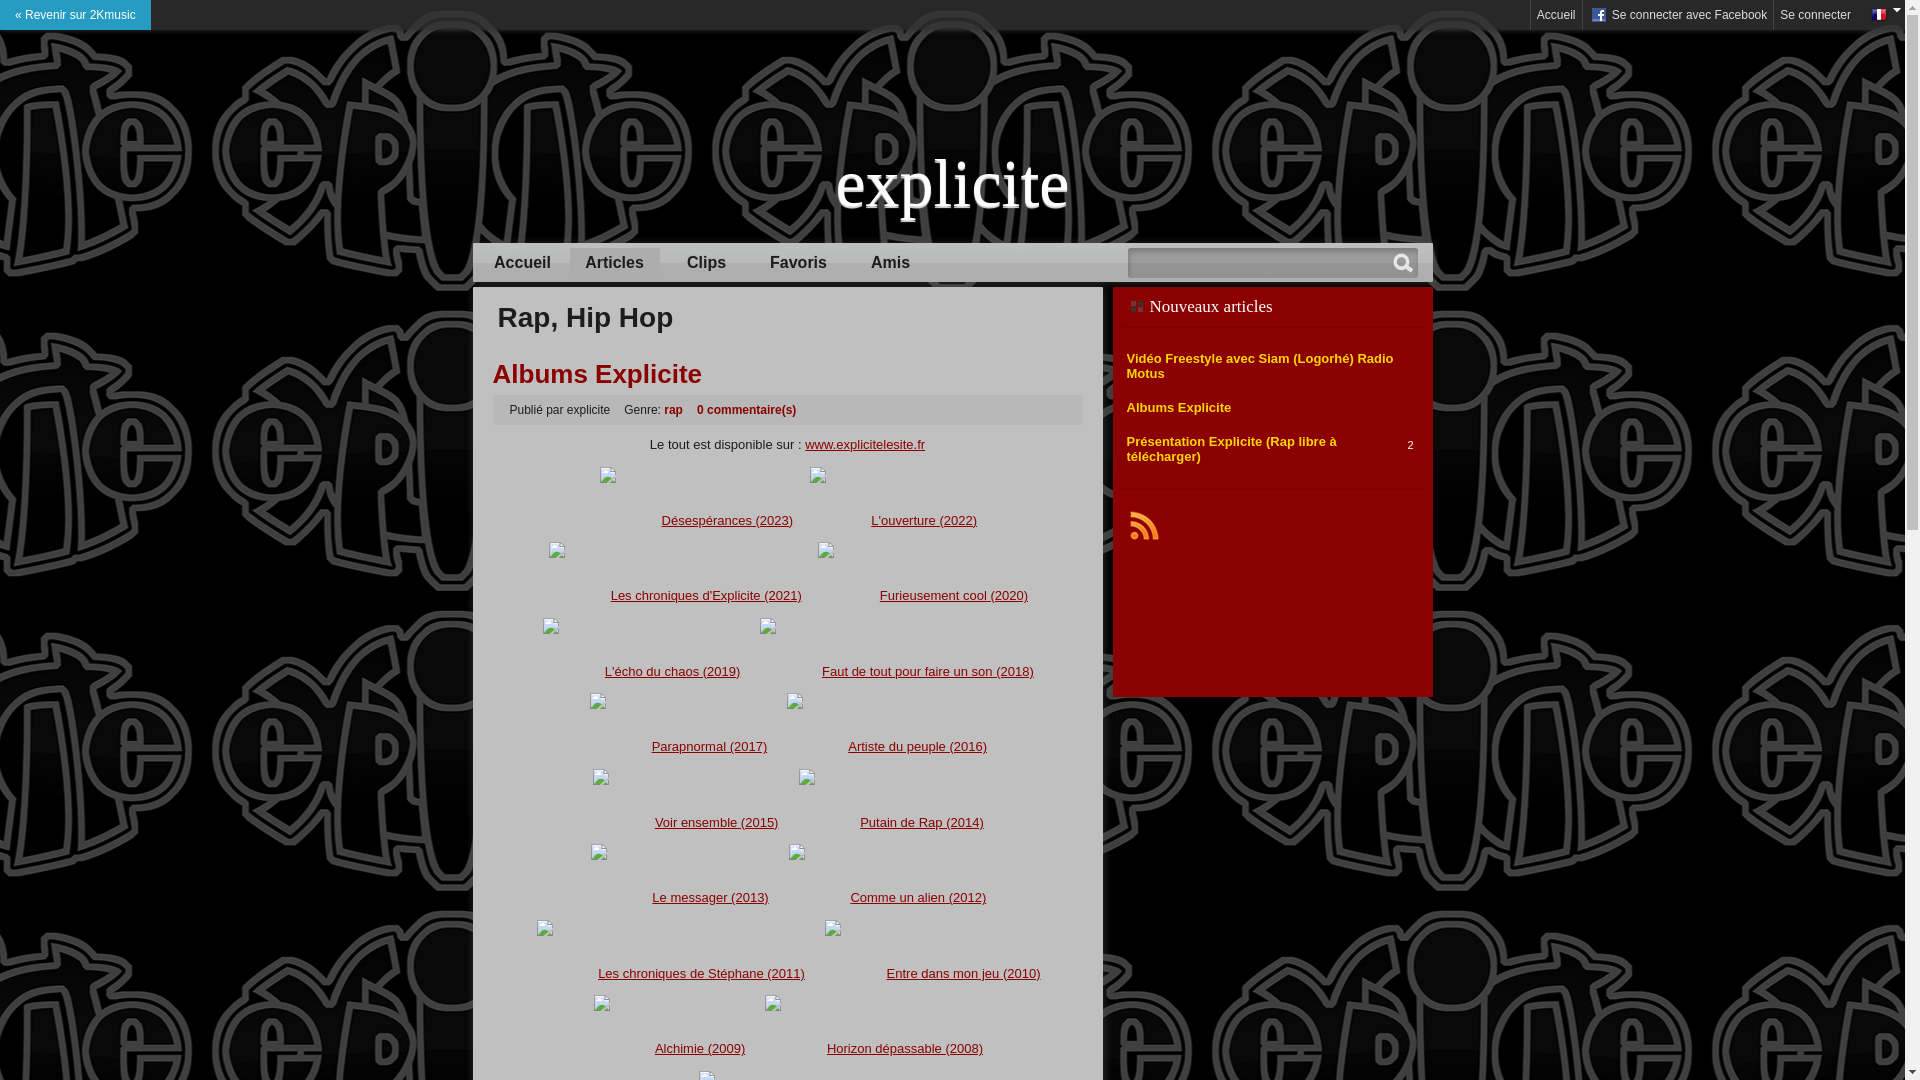  What do you see at coordinates (613, 261) in the screenshot?
I see `'Articles'` at bounding box center [613, 261].